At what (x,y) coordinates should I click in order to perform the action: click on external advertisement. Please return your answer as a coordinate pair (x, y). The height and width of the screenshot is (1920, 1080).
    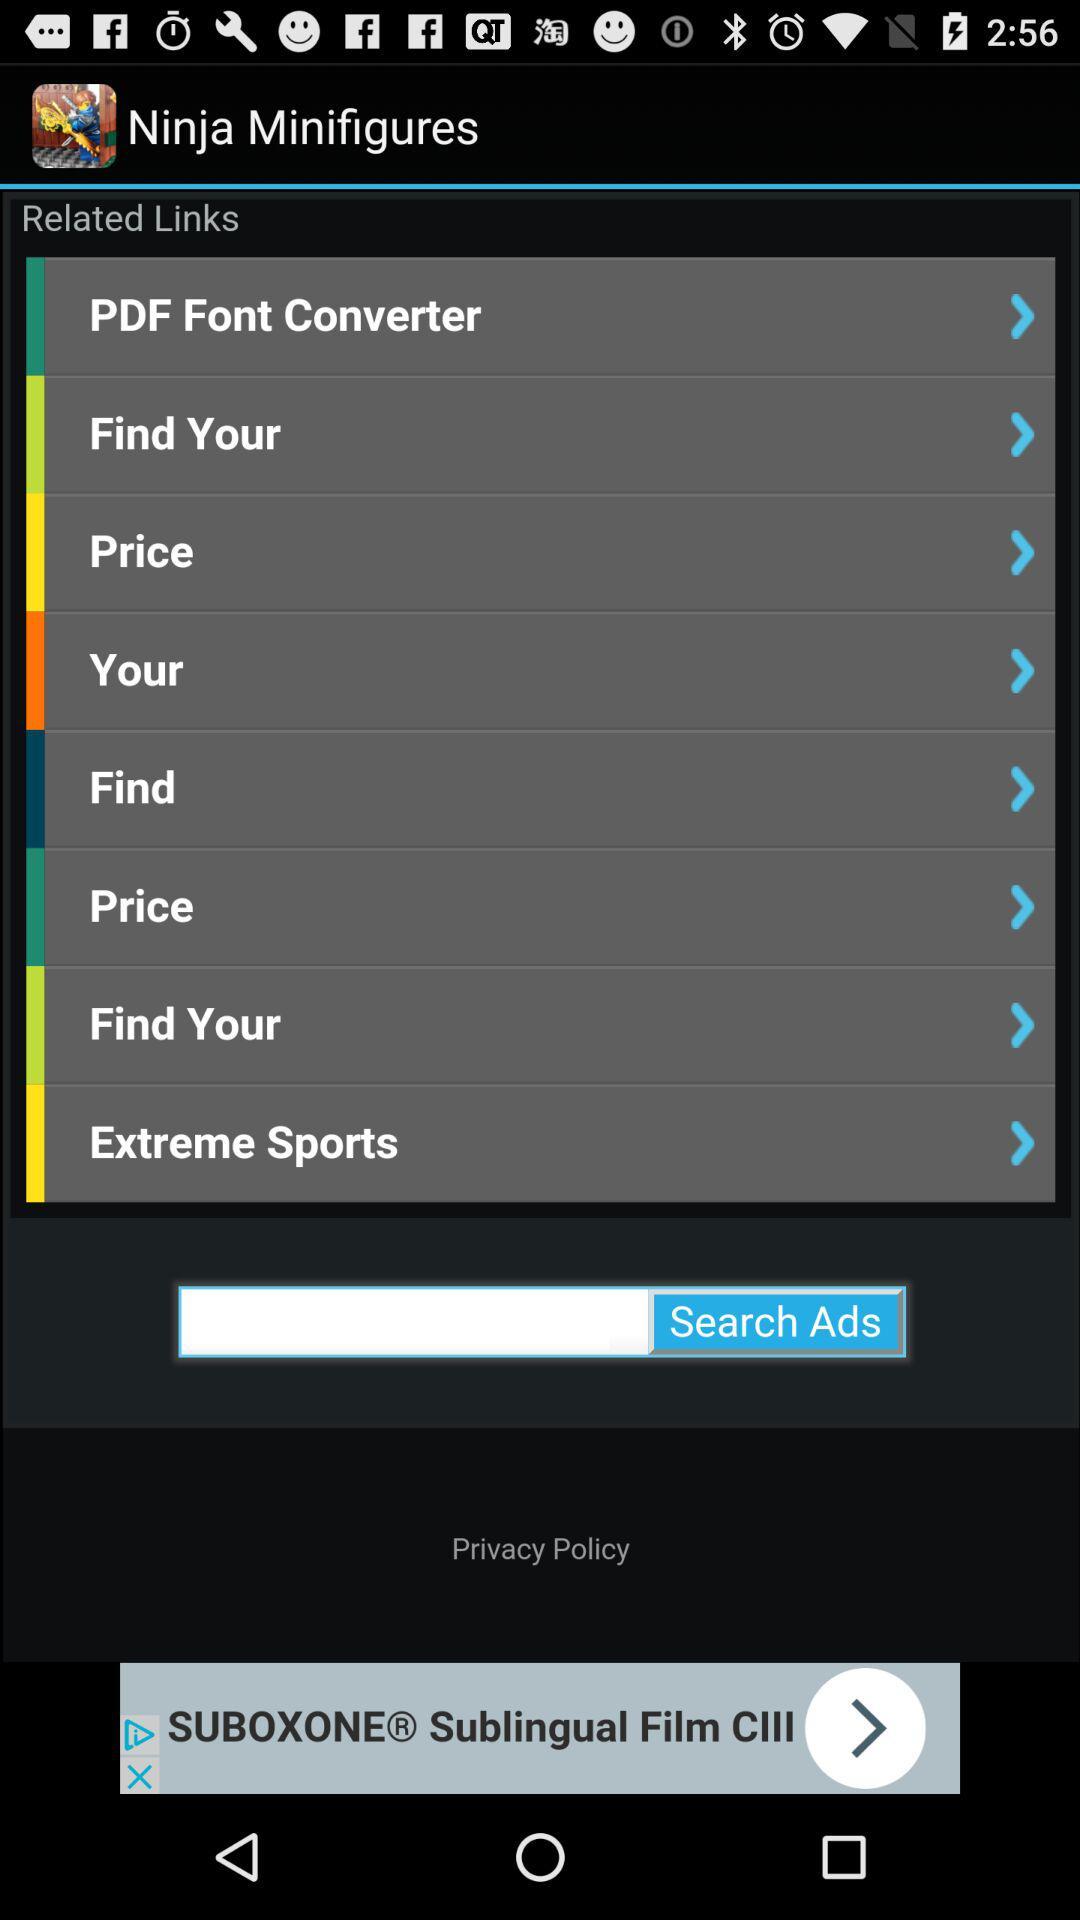
    Looking at the image, I should click on (540, 1727).